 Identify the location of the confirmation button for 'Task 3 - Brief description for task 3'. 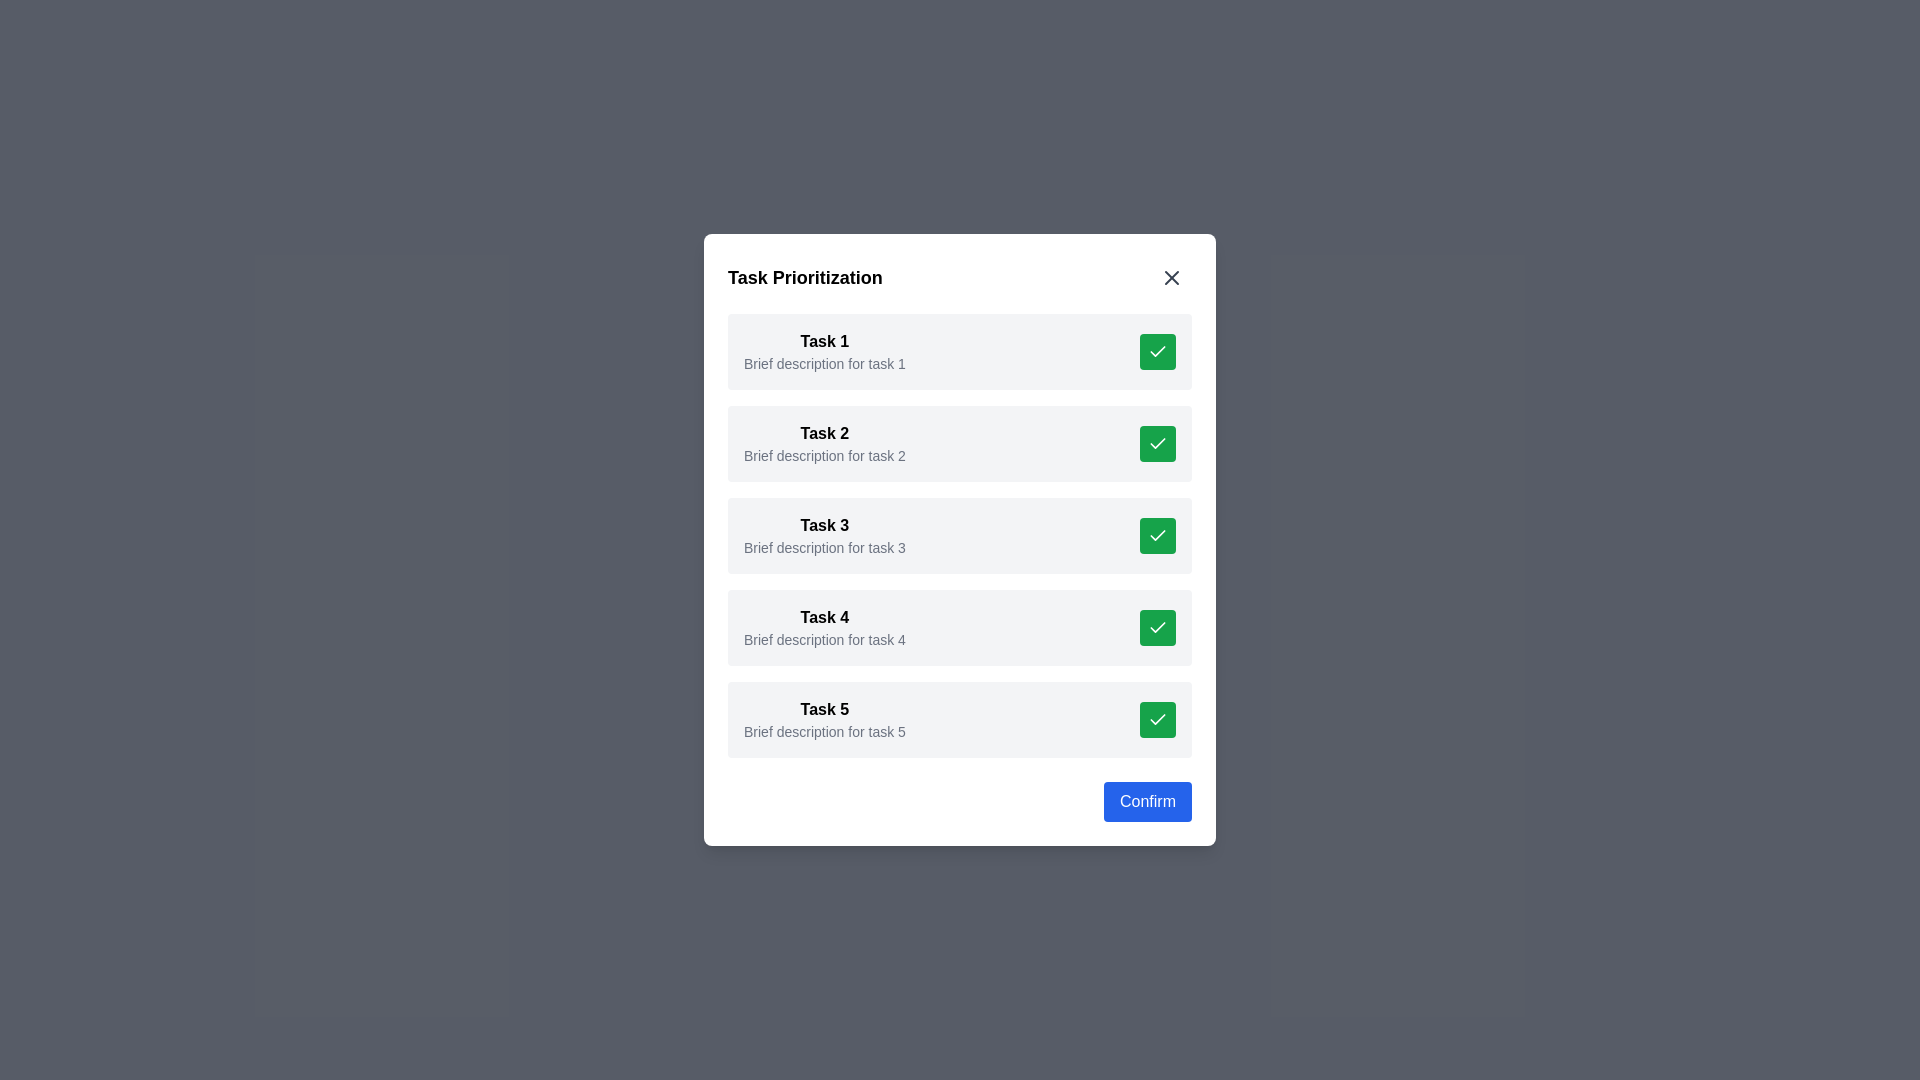
(1157, 535).